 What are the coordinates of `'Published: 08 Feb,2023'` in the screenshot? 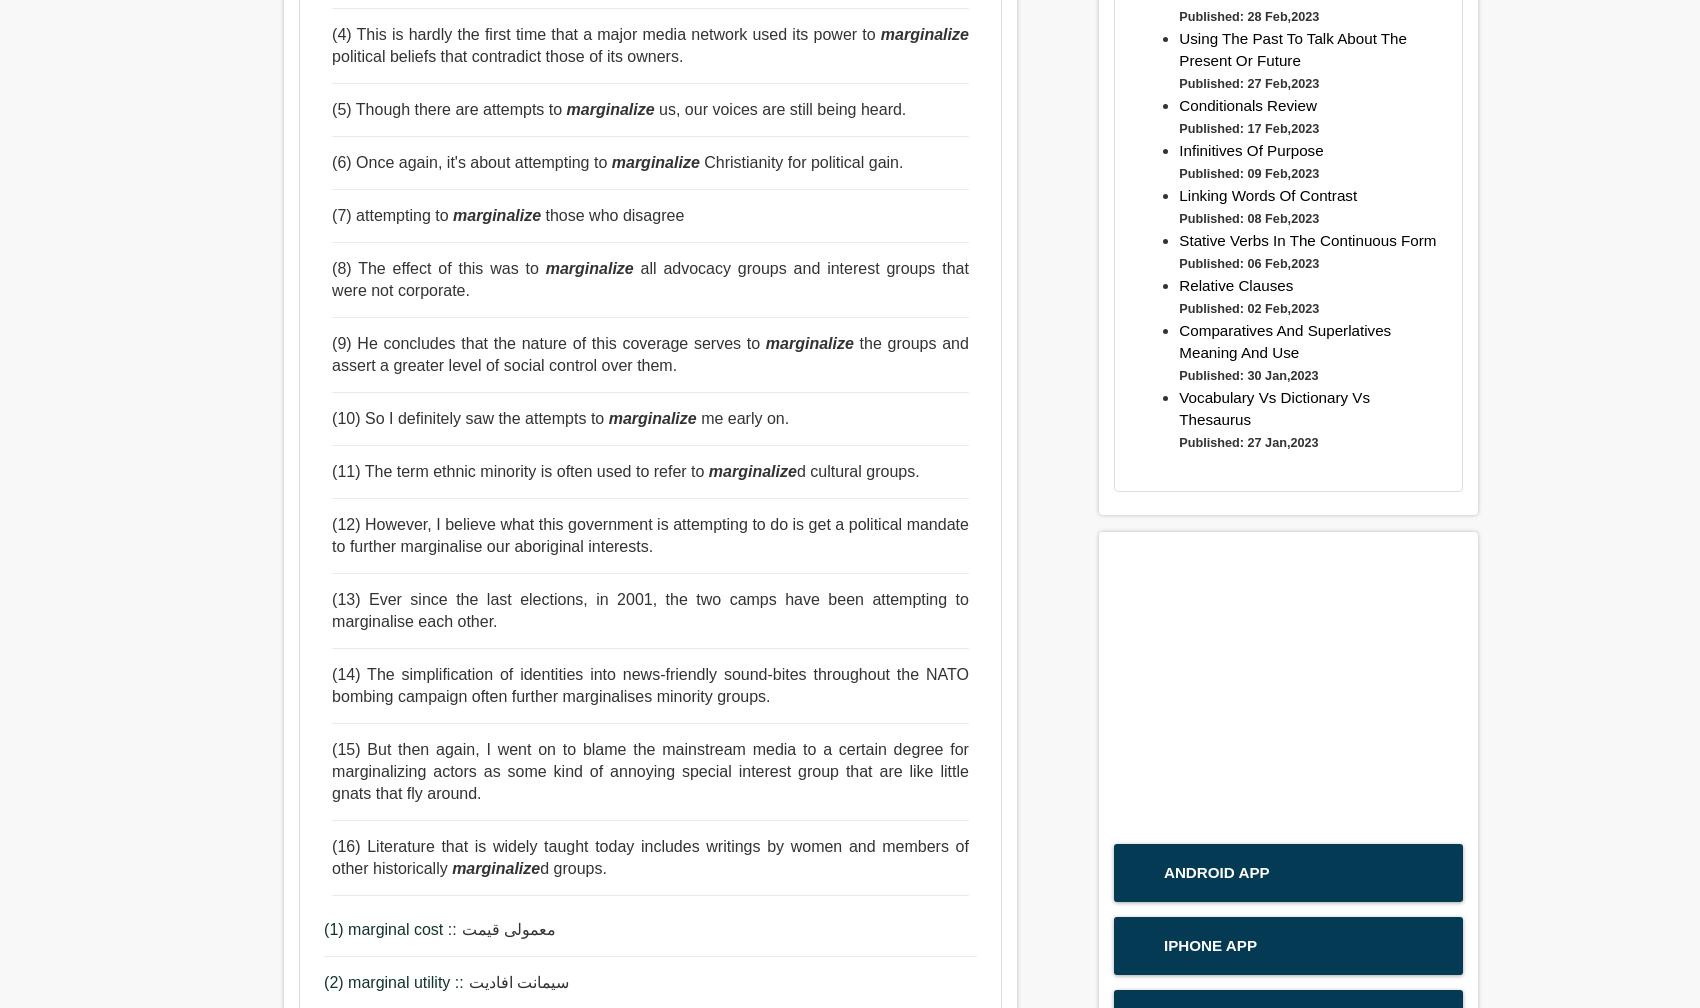 It's located at (1247, 218).